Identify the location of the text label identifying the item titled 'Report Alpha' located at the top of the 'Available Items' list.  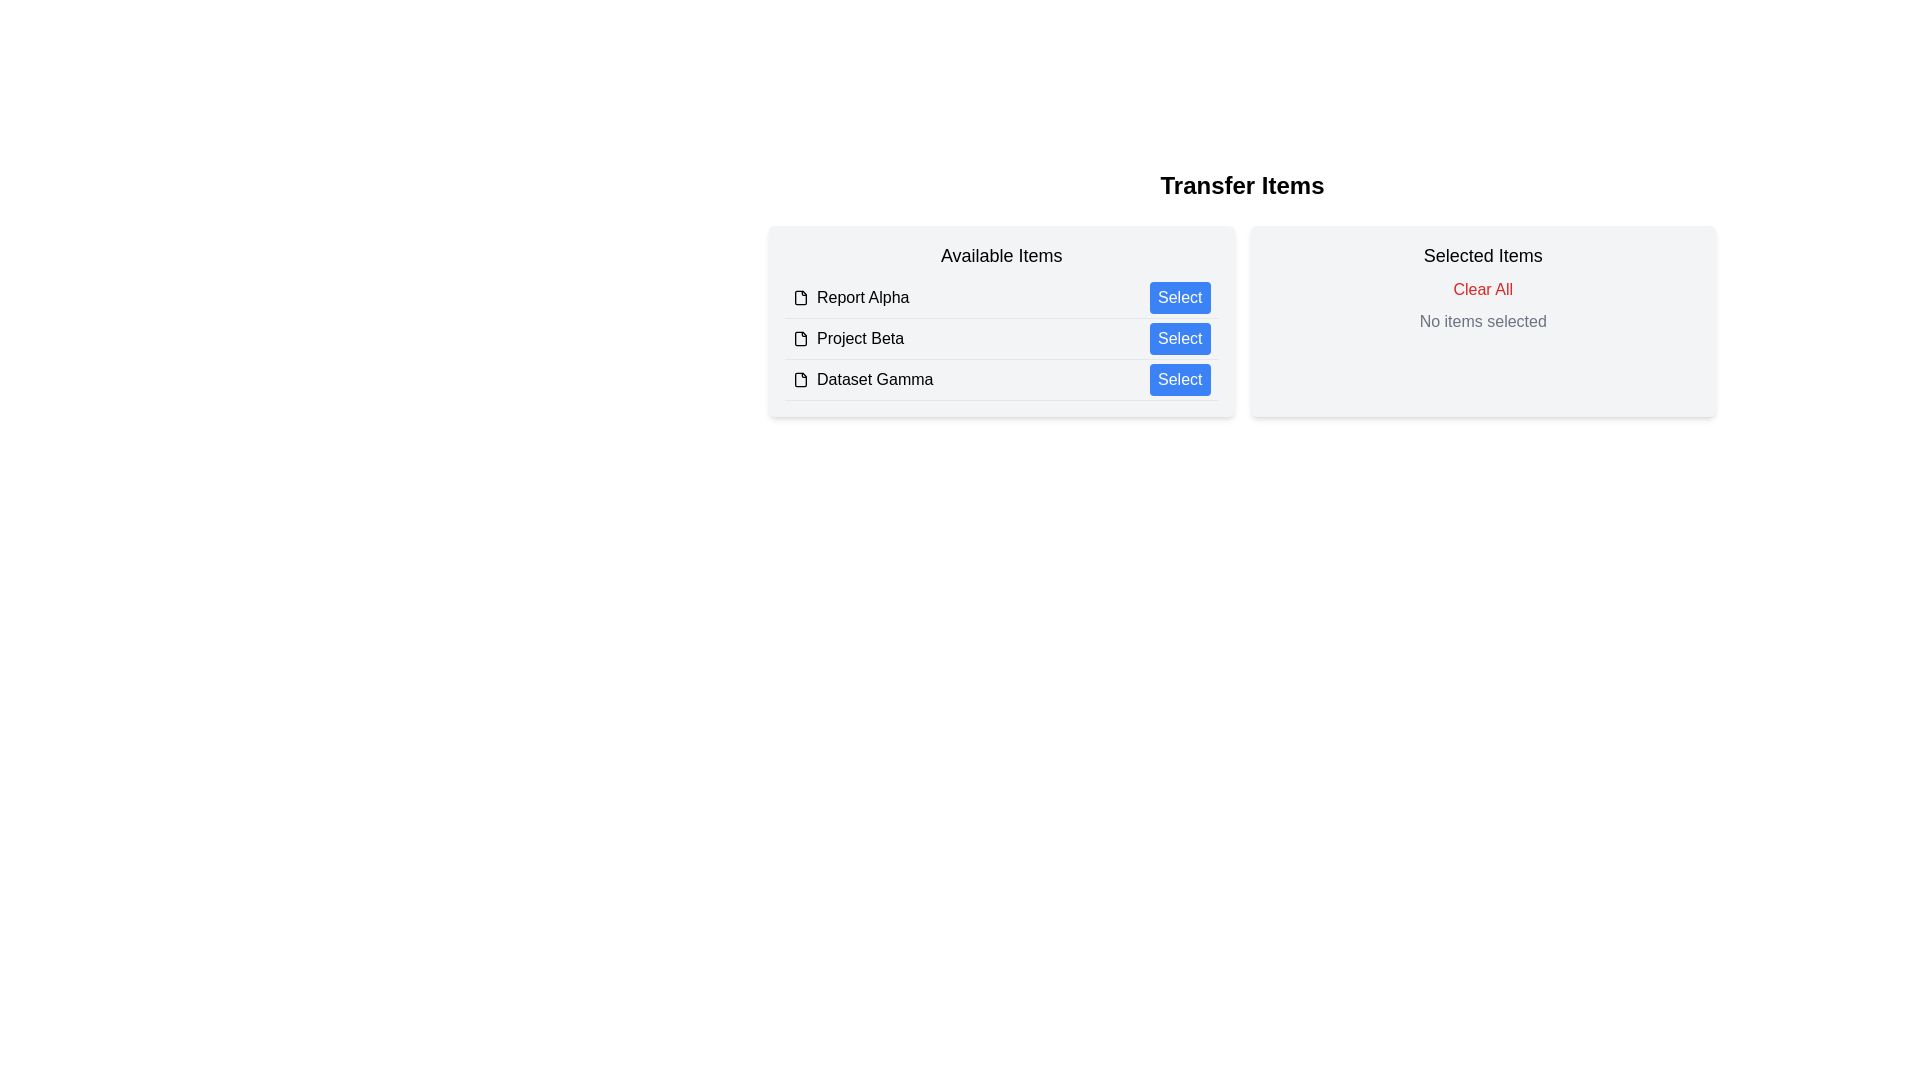
(863, 297).